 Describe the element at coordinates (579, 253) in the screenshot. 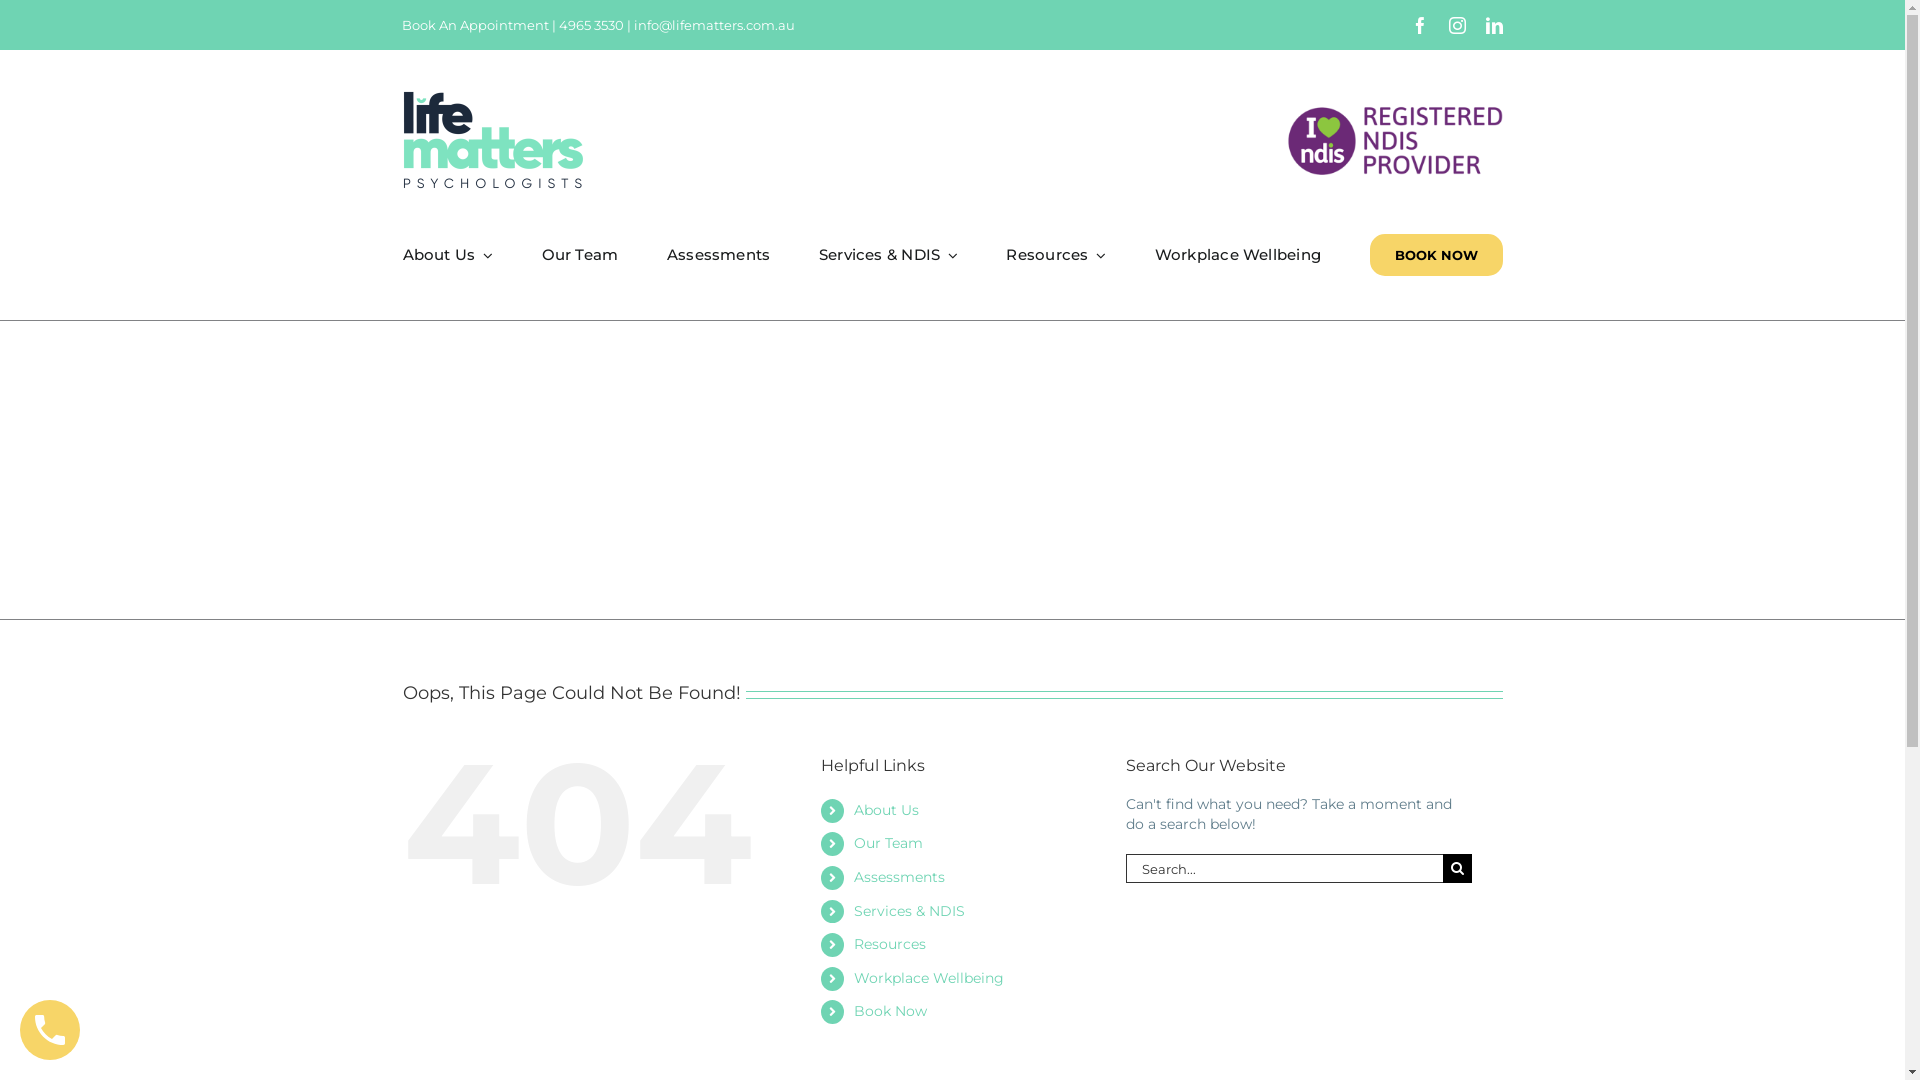

I see `'Our Team'` at that location.